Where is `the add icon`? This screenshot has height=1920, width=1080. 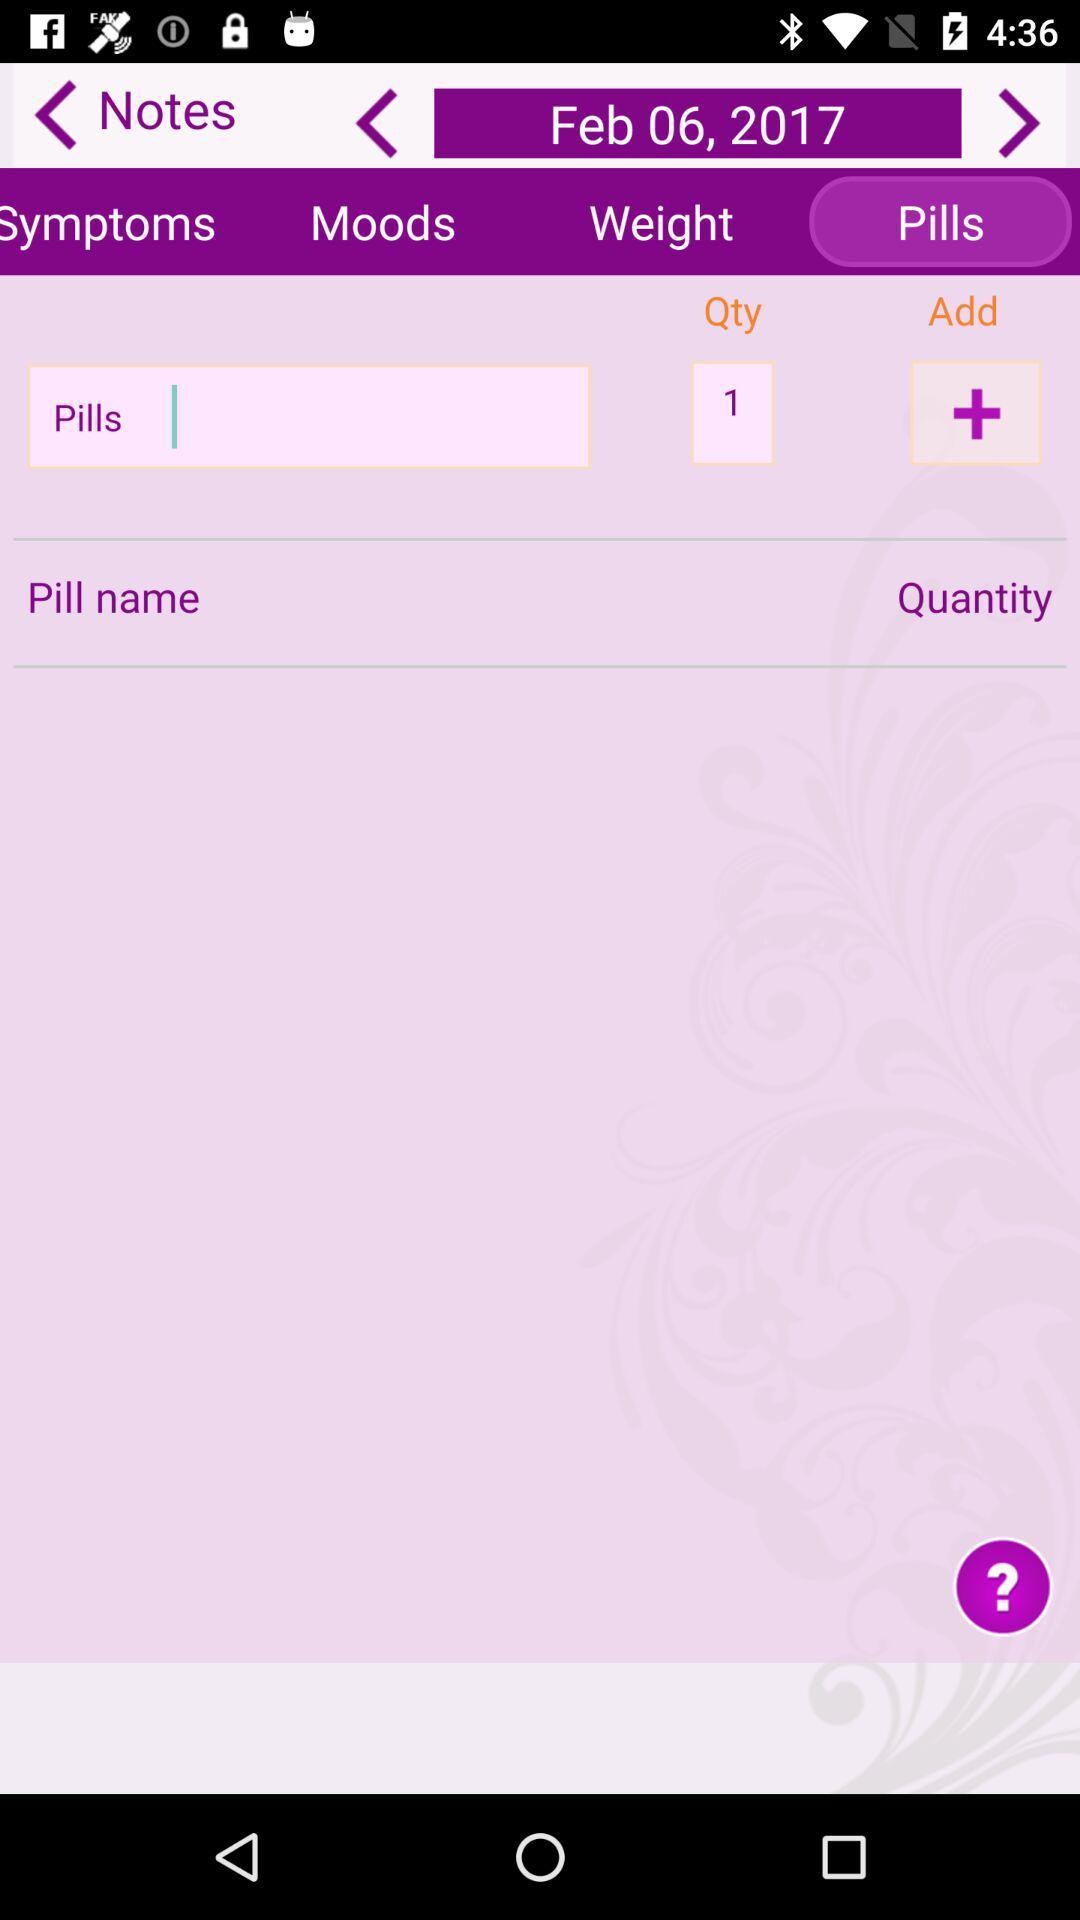 the add icon is located at coordinates (975, 412).